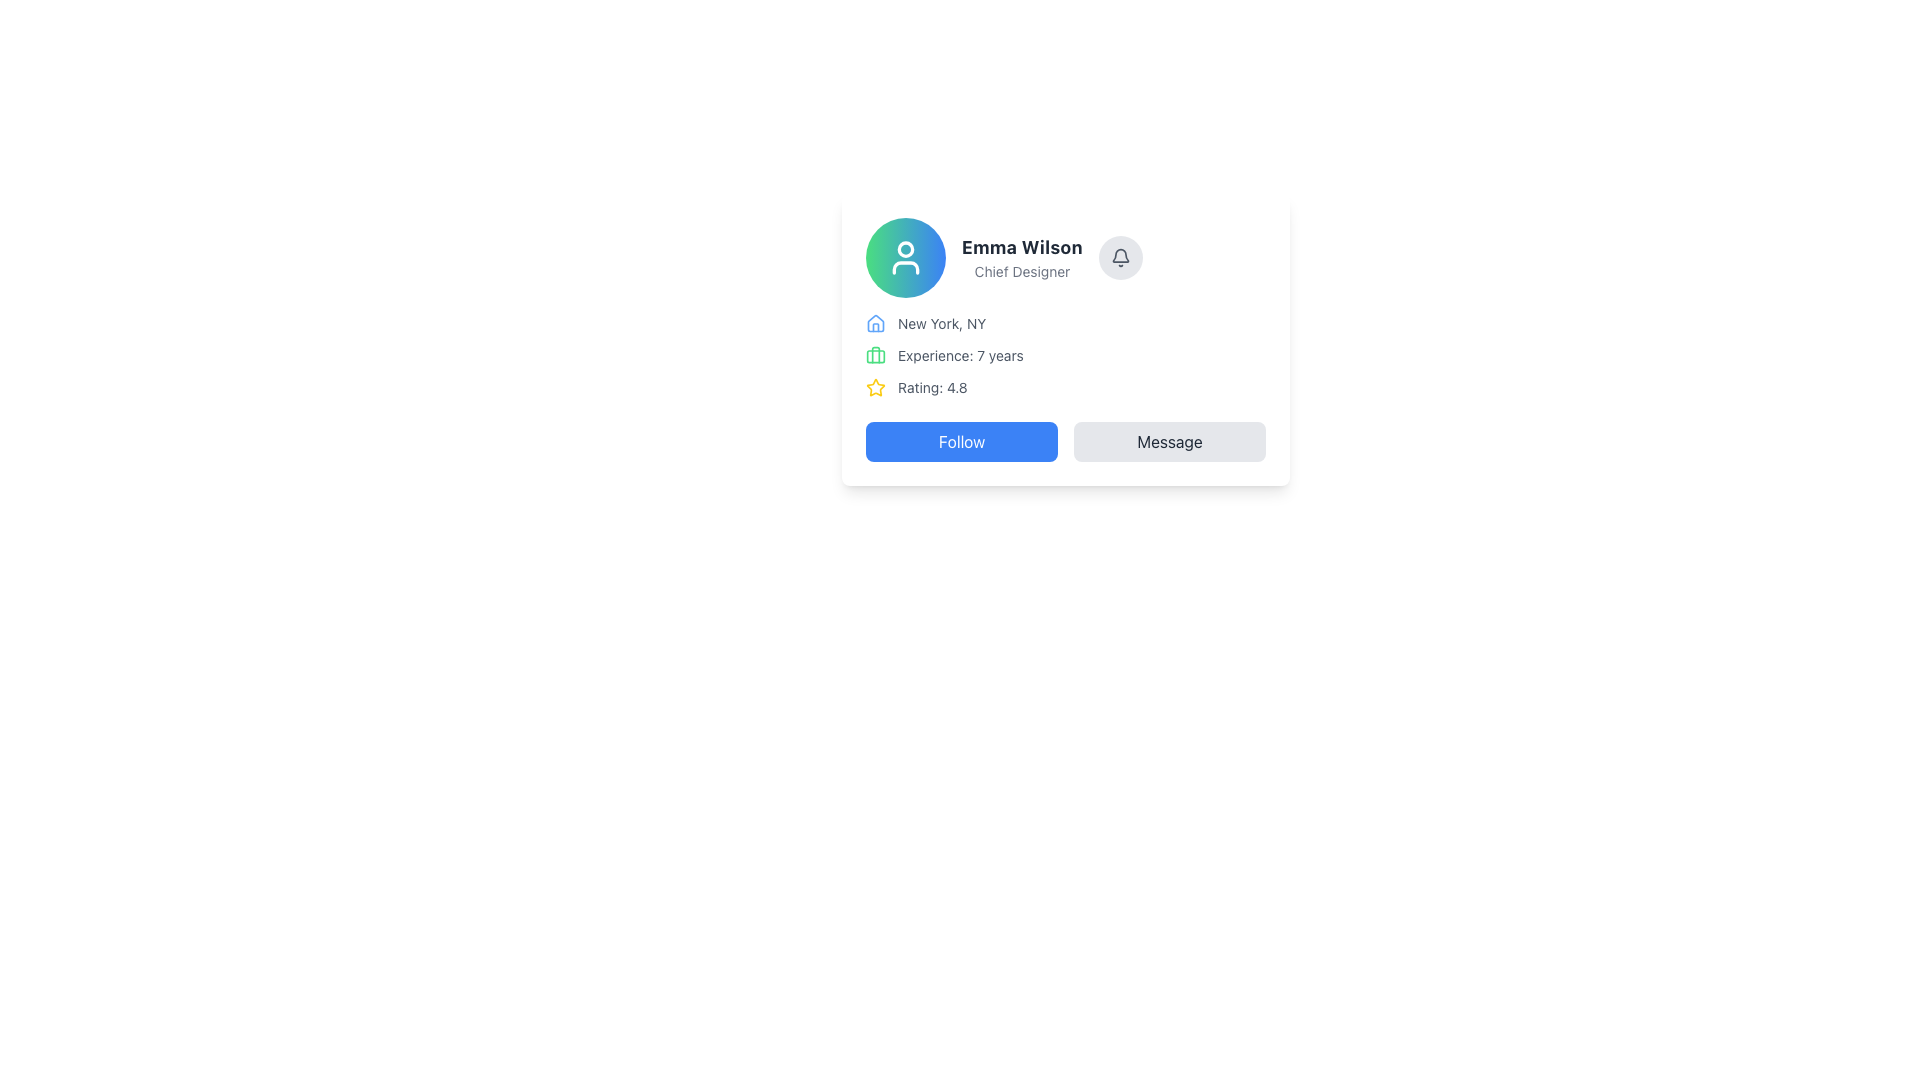 The height and width of the screenshot is (1080, 1920). What do you see at coordinates (941, 323) in the screenshot?
I see `the text label displaying 'New York, NY' located below the name and title in the profile card, to the right of a house icon` at bounding box center [941, 323].